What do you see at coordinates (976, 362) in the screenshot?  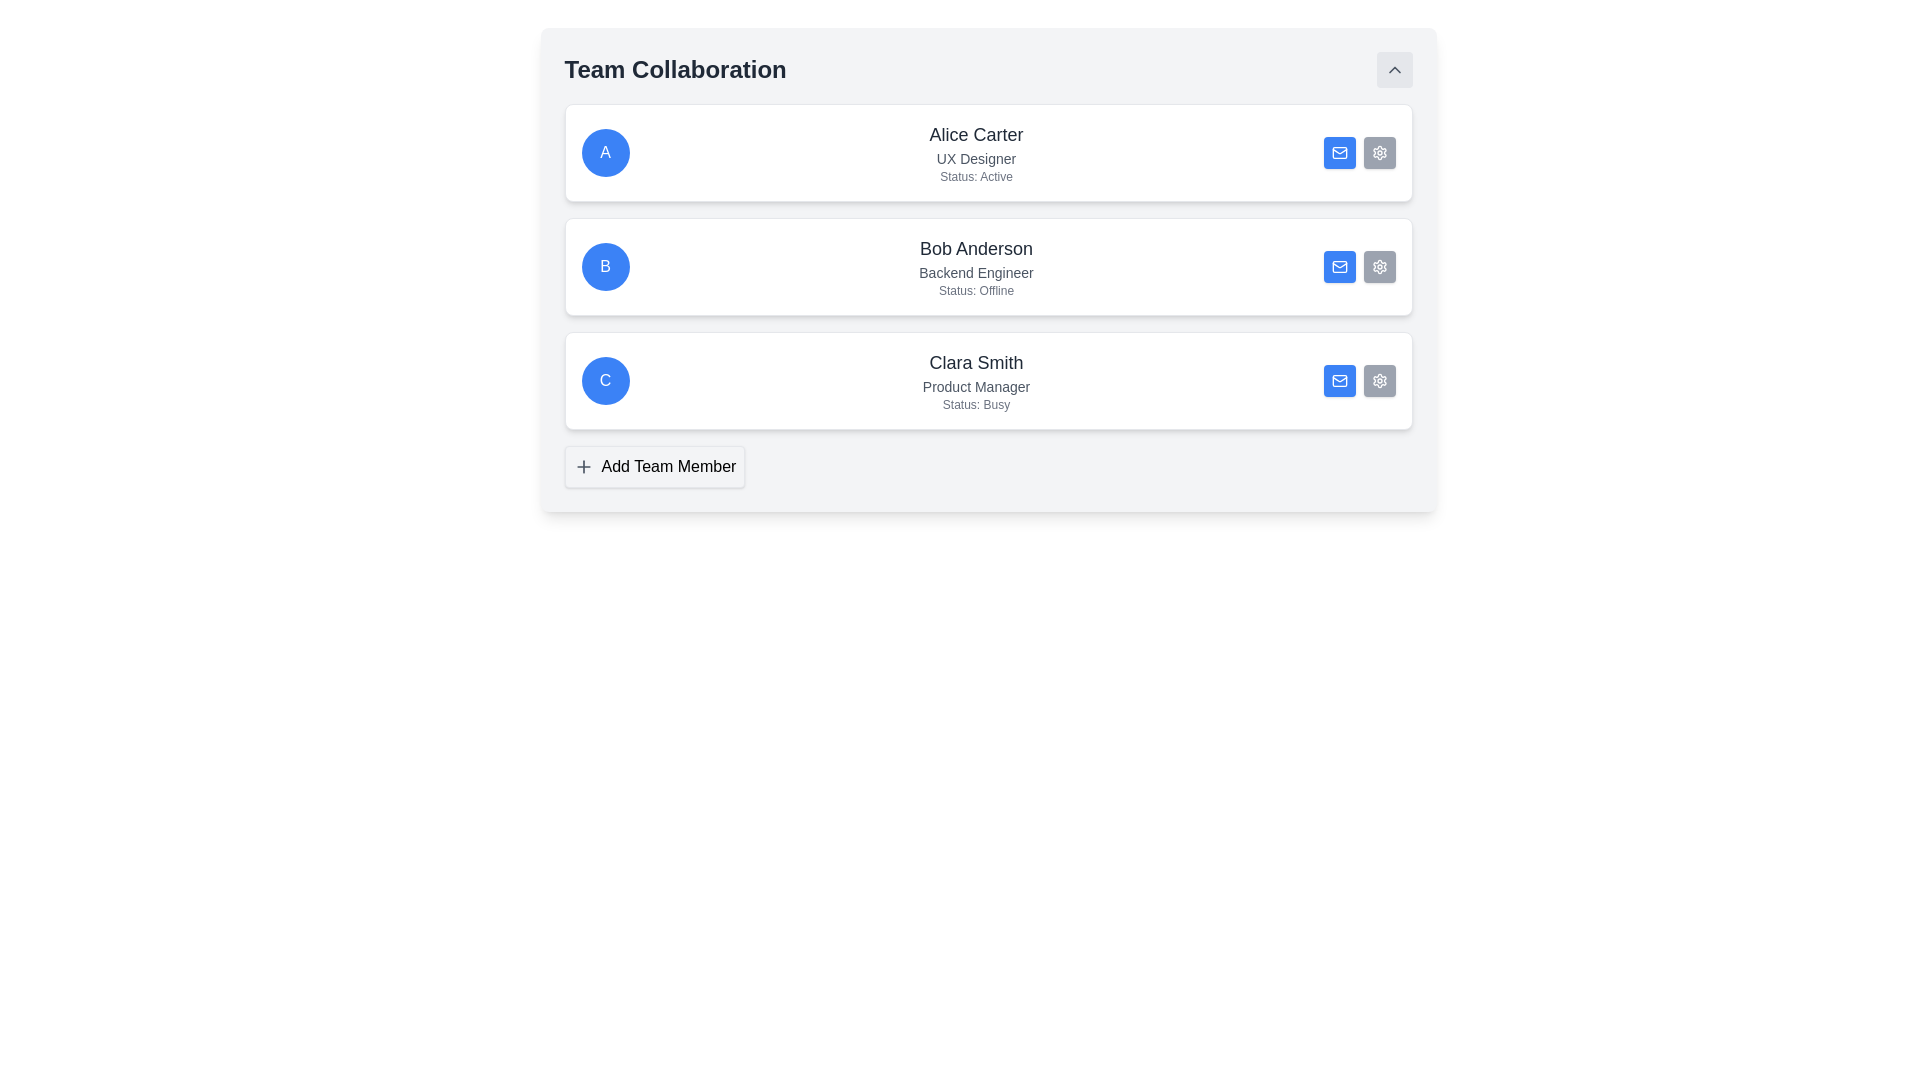 I see `name displayed in the text label that shows 'Clara Smith', located above 'Product Manager' and 'Status: Busy' within the third card of the 'Team Collaboration' list` at bounding box center [976, 362].